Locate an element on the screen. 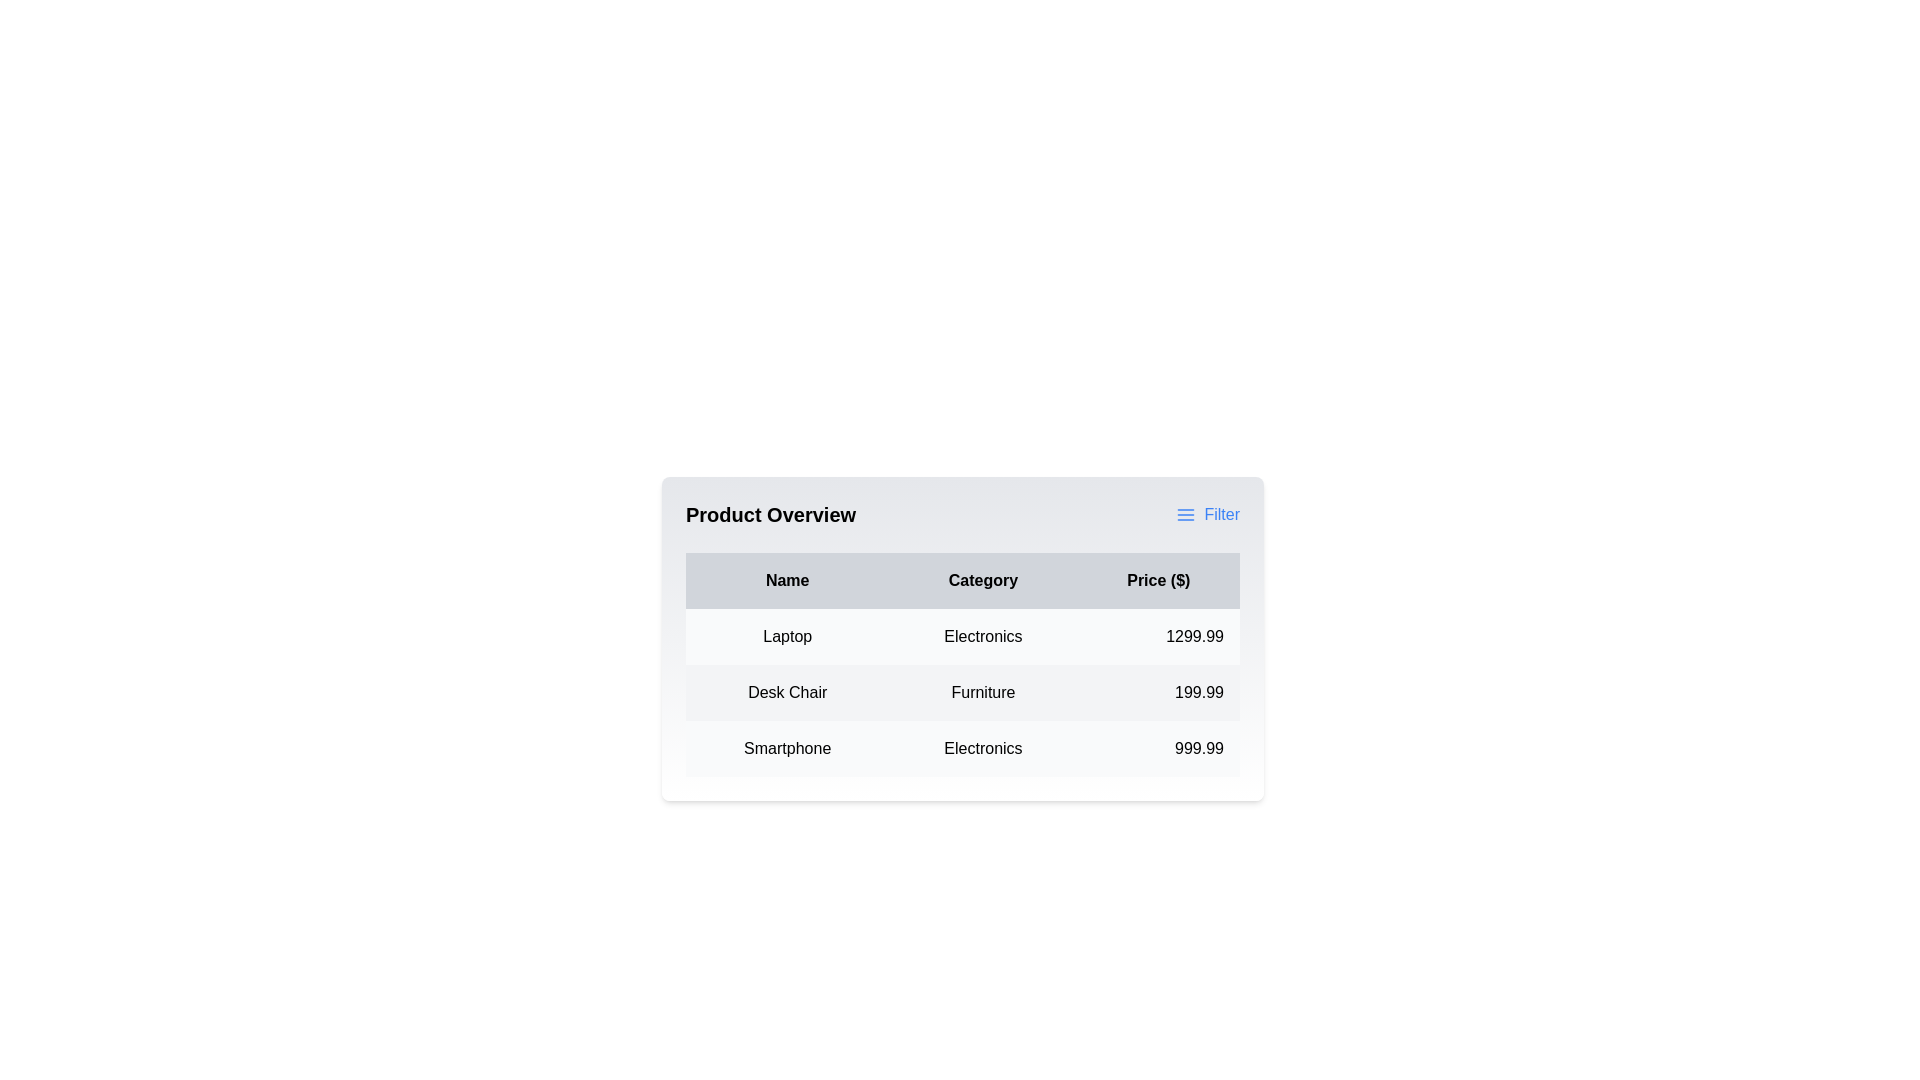  the text label displaying the product name 'Smartphone' in the third row of the 'Product Overview' table is located at coordinates (786, 748).